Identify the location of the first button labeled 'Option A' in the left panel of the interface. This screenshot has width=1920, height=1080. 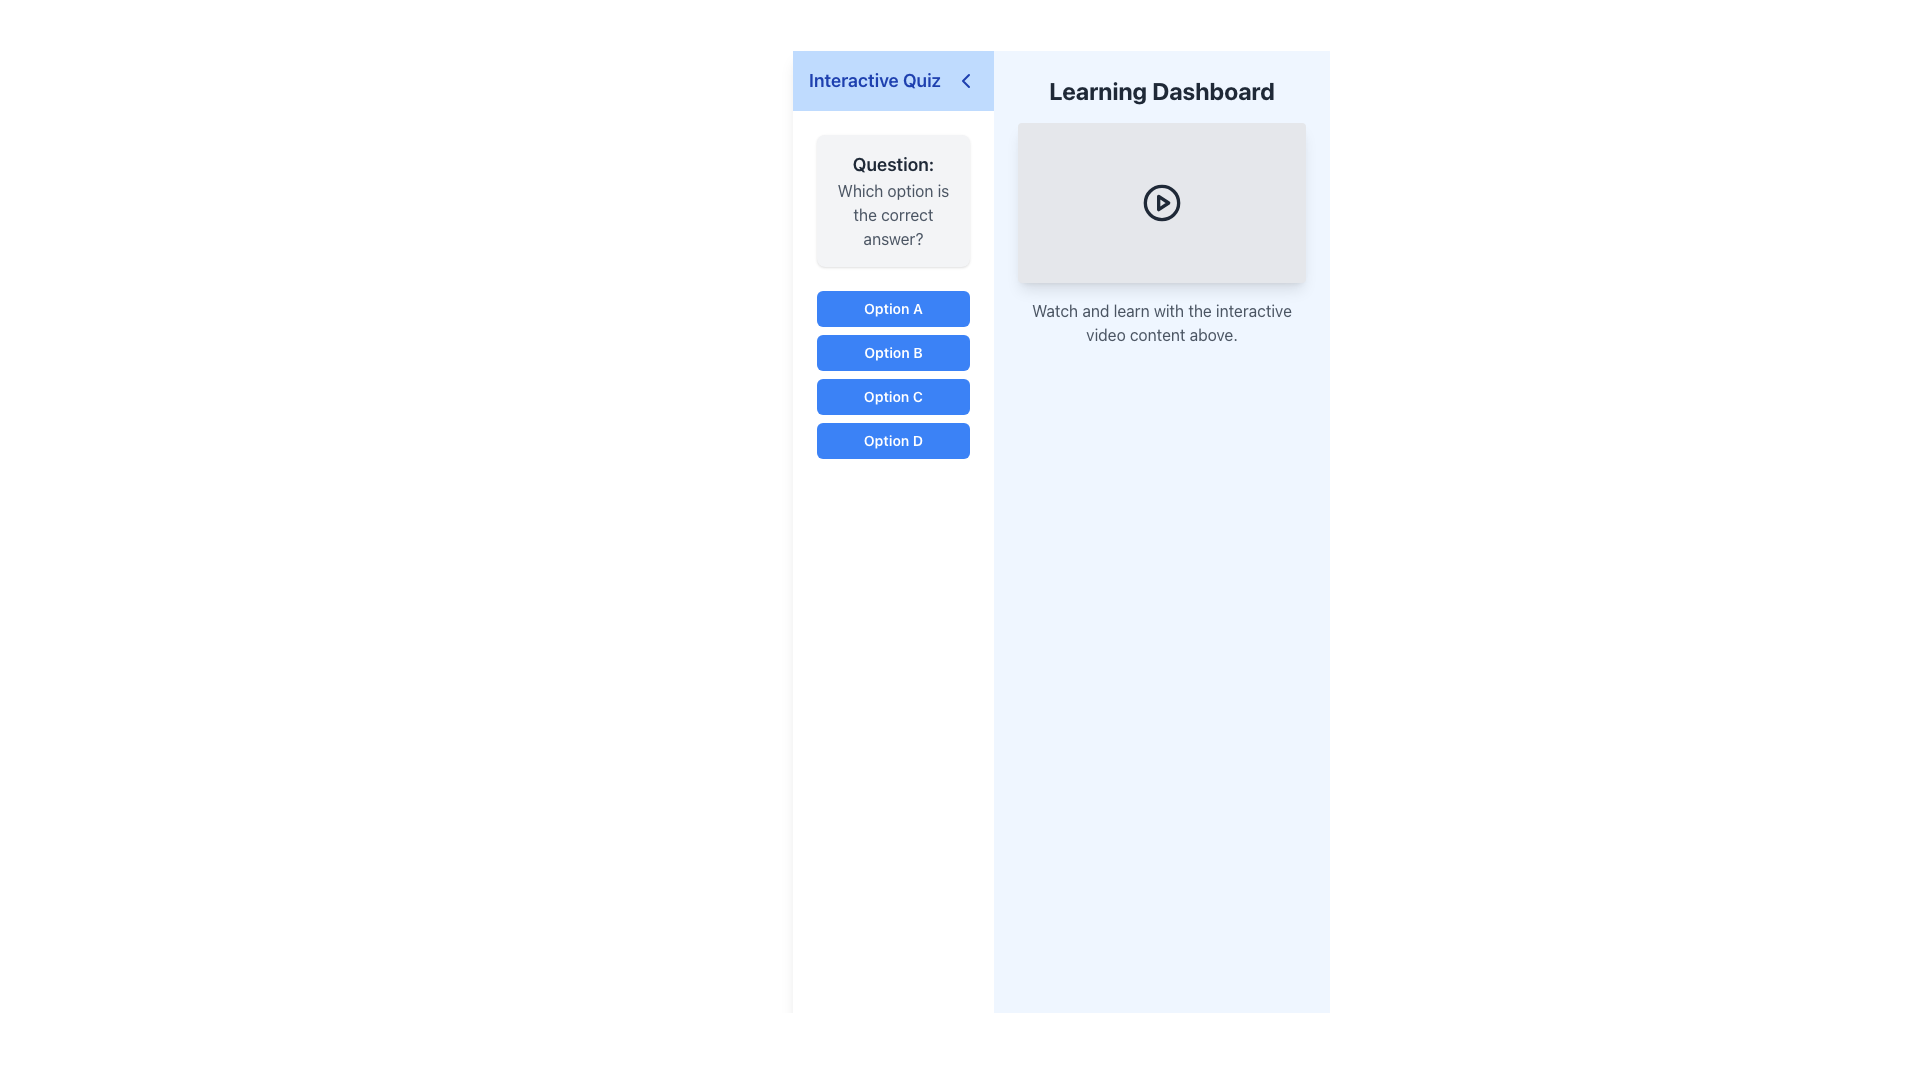
(892, 308).